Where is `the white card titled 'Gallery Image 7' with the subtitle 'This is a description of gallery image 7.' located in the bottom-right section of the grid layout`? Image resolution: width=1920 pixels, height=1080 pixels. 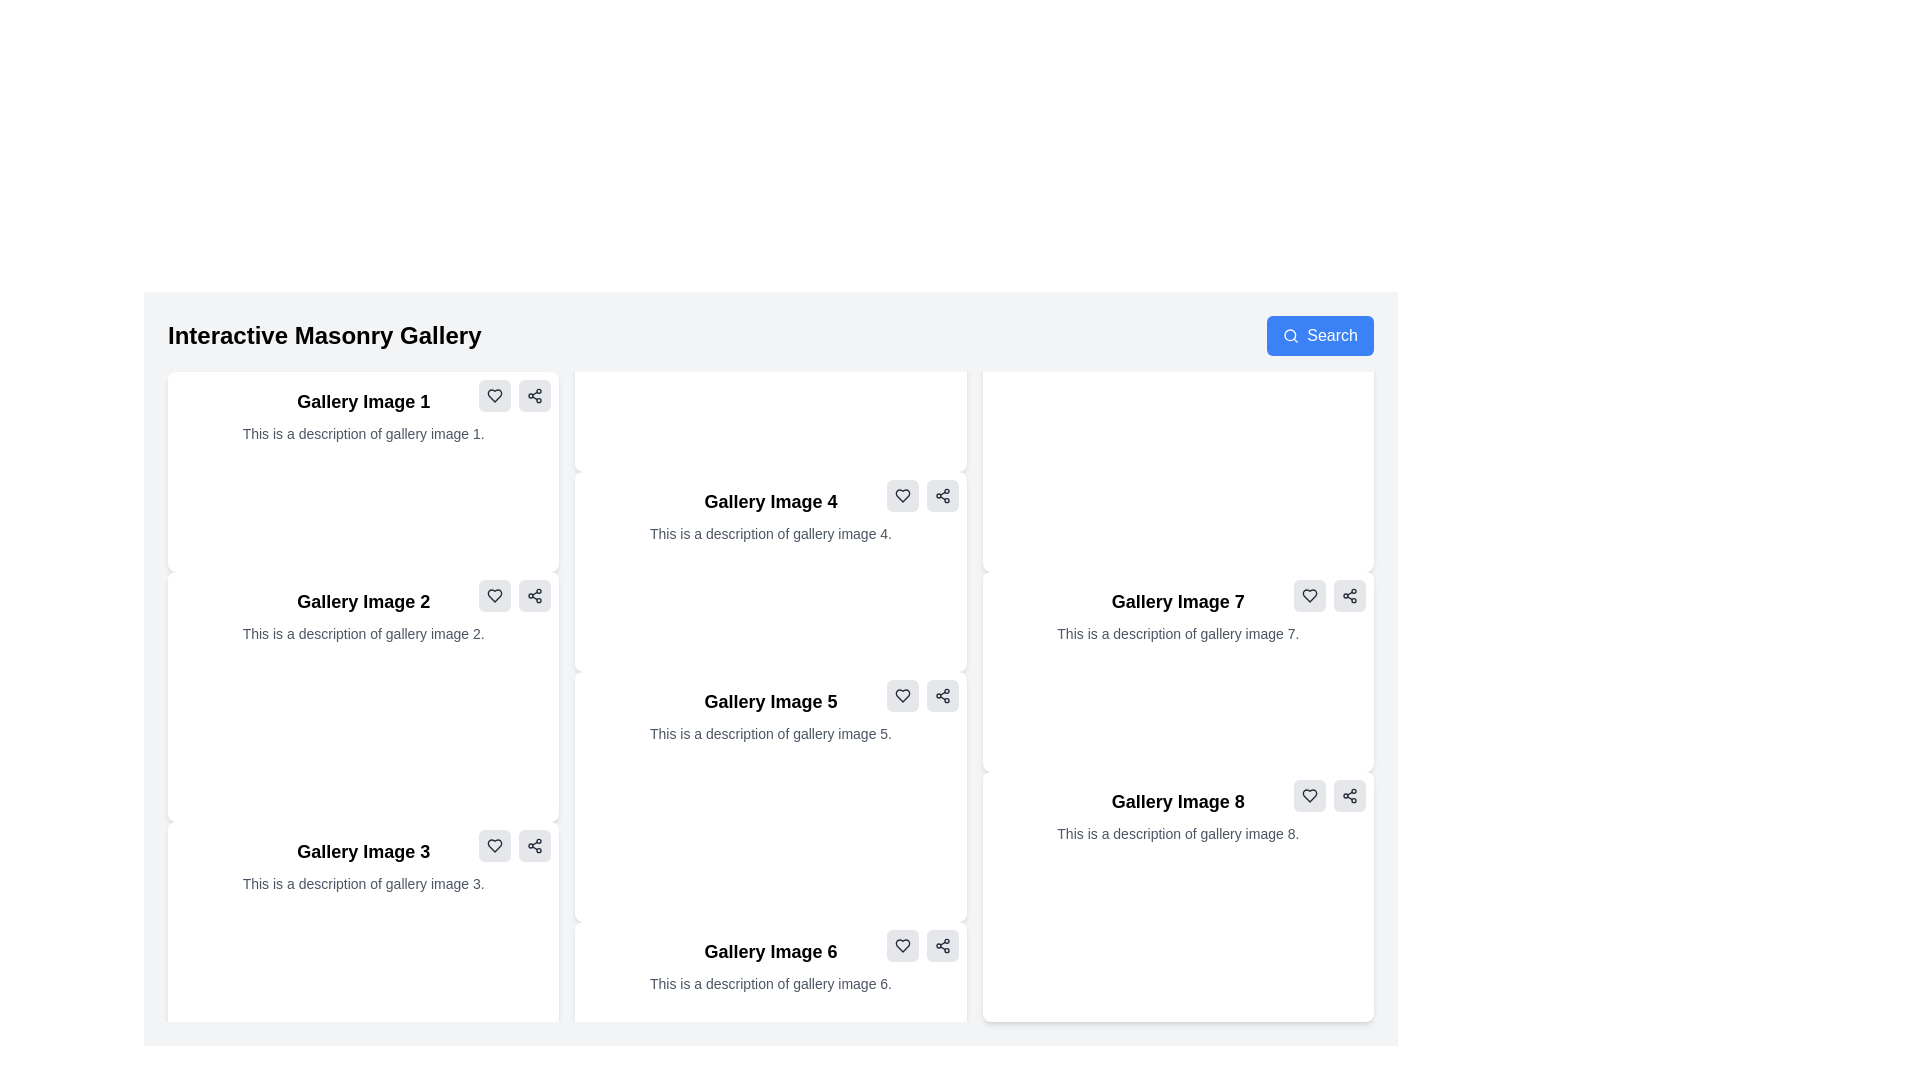 the white card titled 'Gallery Image 7' with the subtitle 'This is a description of gallery image 7.' located in the bottom-right section of the grid layout is located at coordinates (1178, 671).